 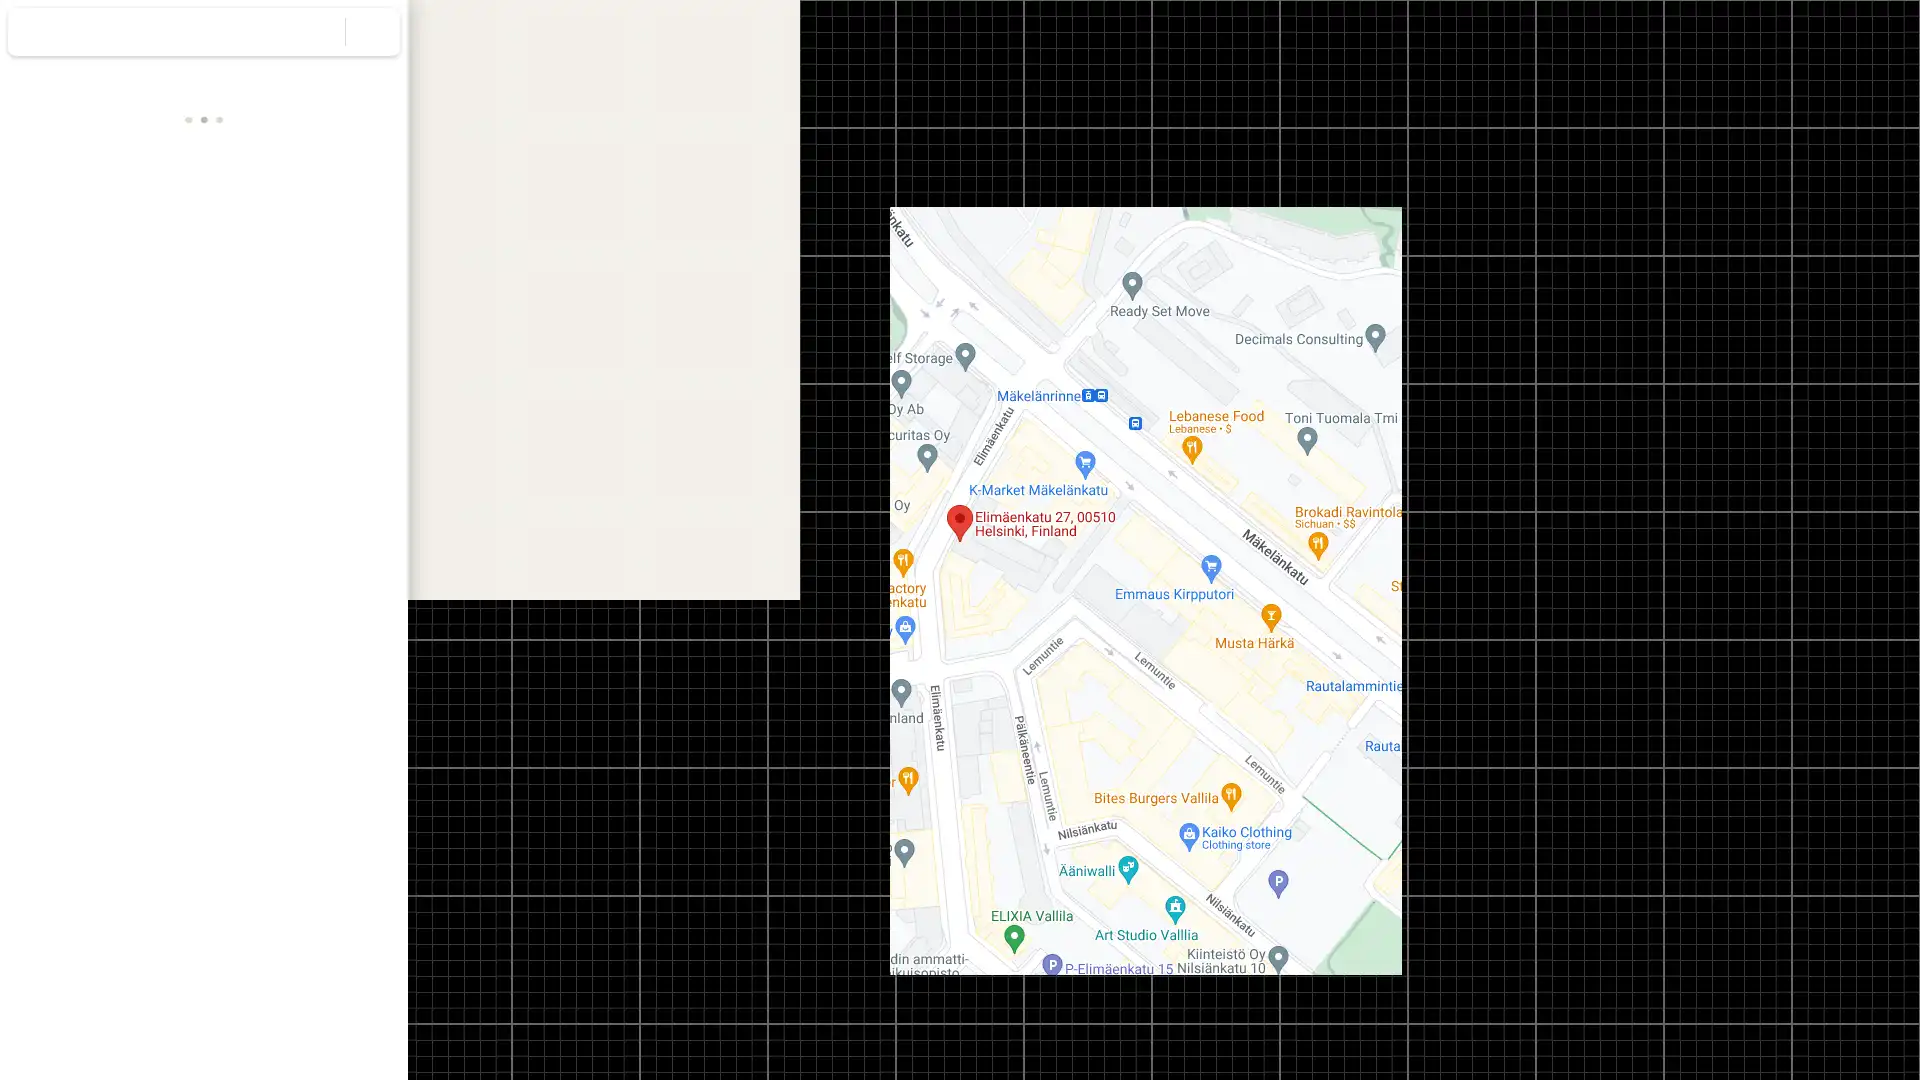 I want to click on Collapse side panel, so click(x=418, y=540).